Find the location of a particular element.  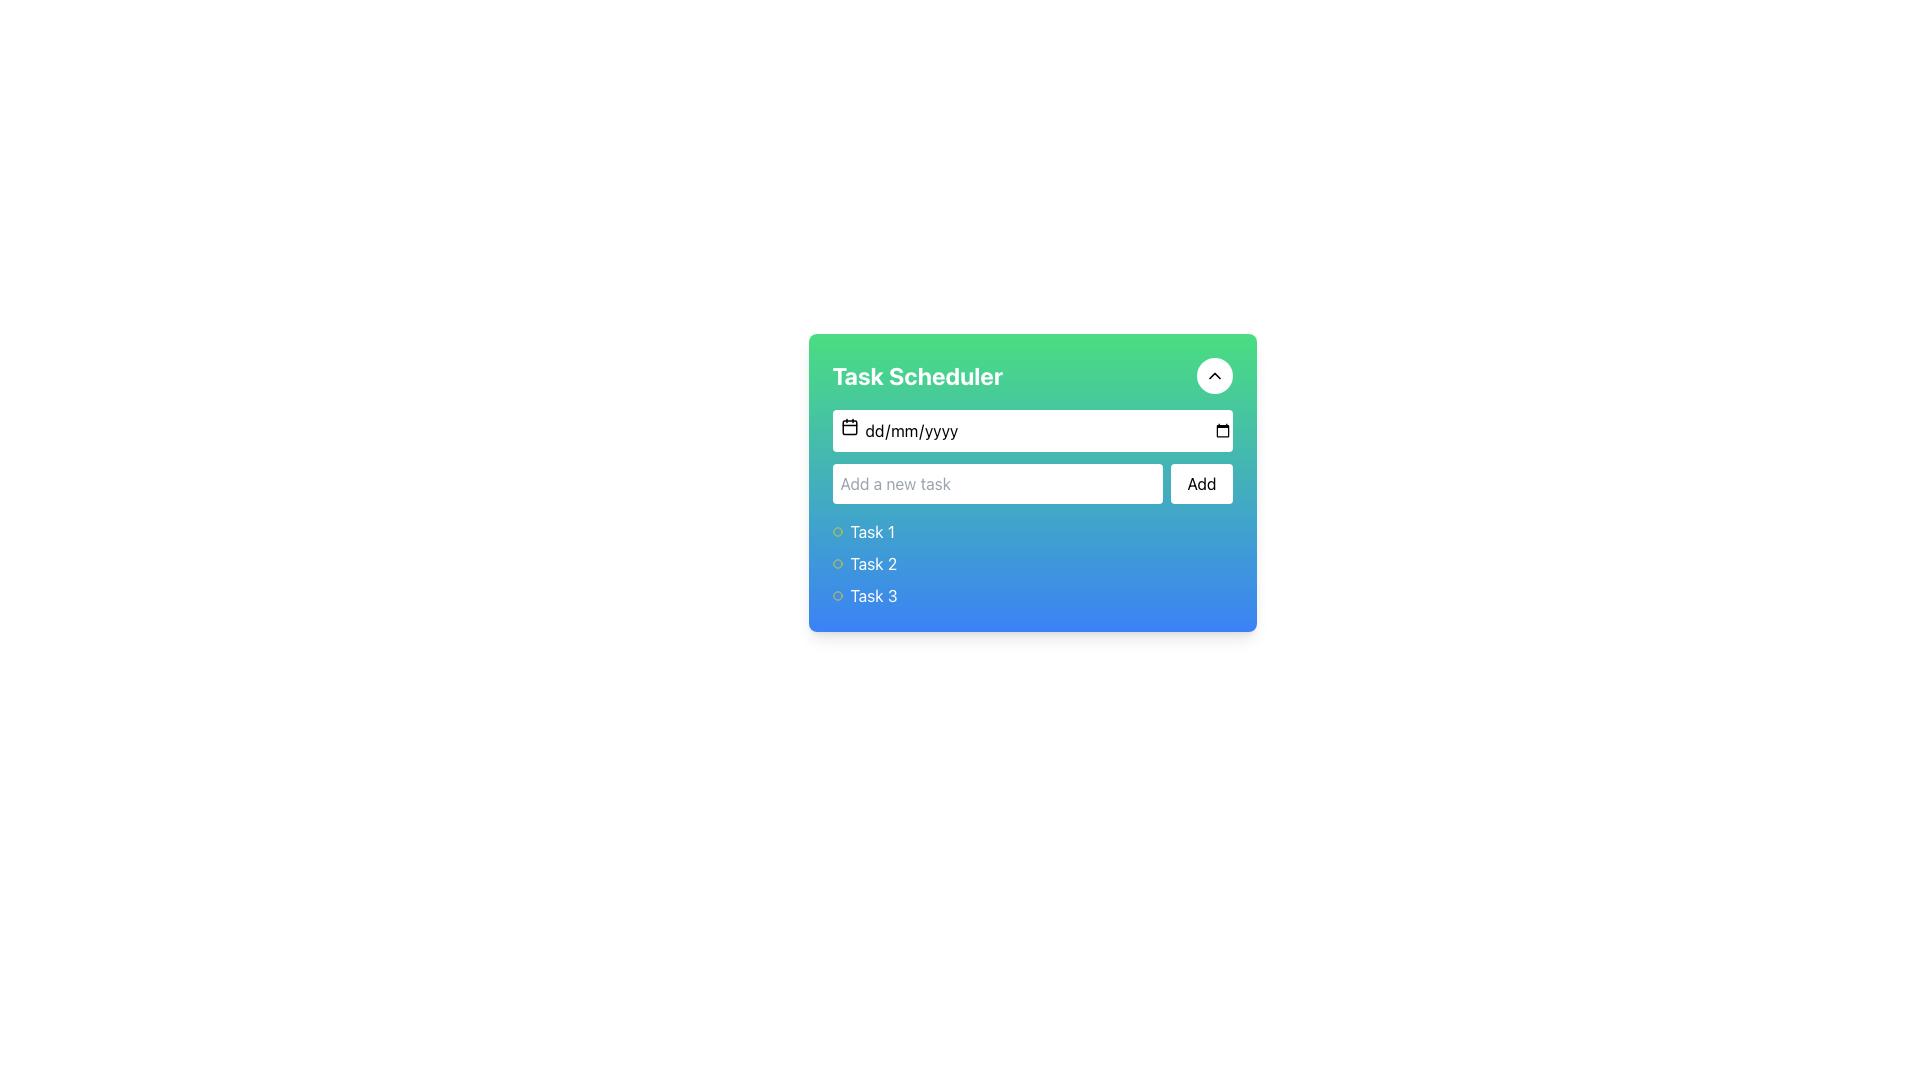

the small circular icon with a bright yellow border located to the left of the text 'Task 2', which serves as a status indicator for the associated task is located at coordinates (837, 563).